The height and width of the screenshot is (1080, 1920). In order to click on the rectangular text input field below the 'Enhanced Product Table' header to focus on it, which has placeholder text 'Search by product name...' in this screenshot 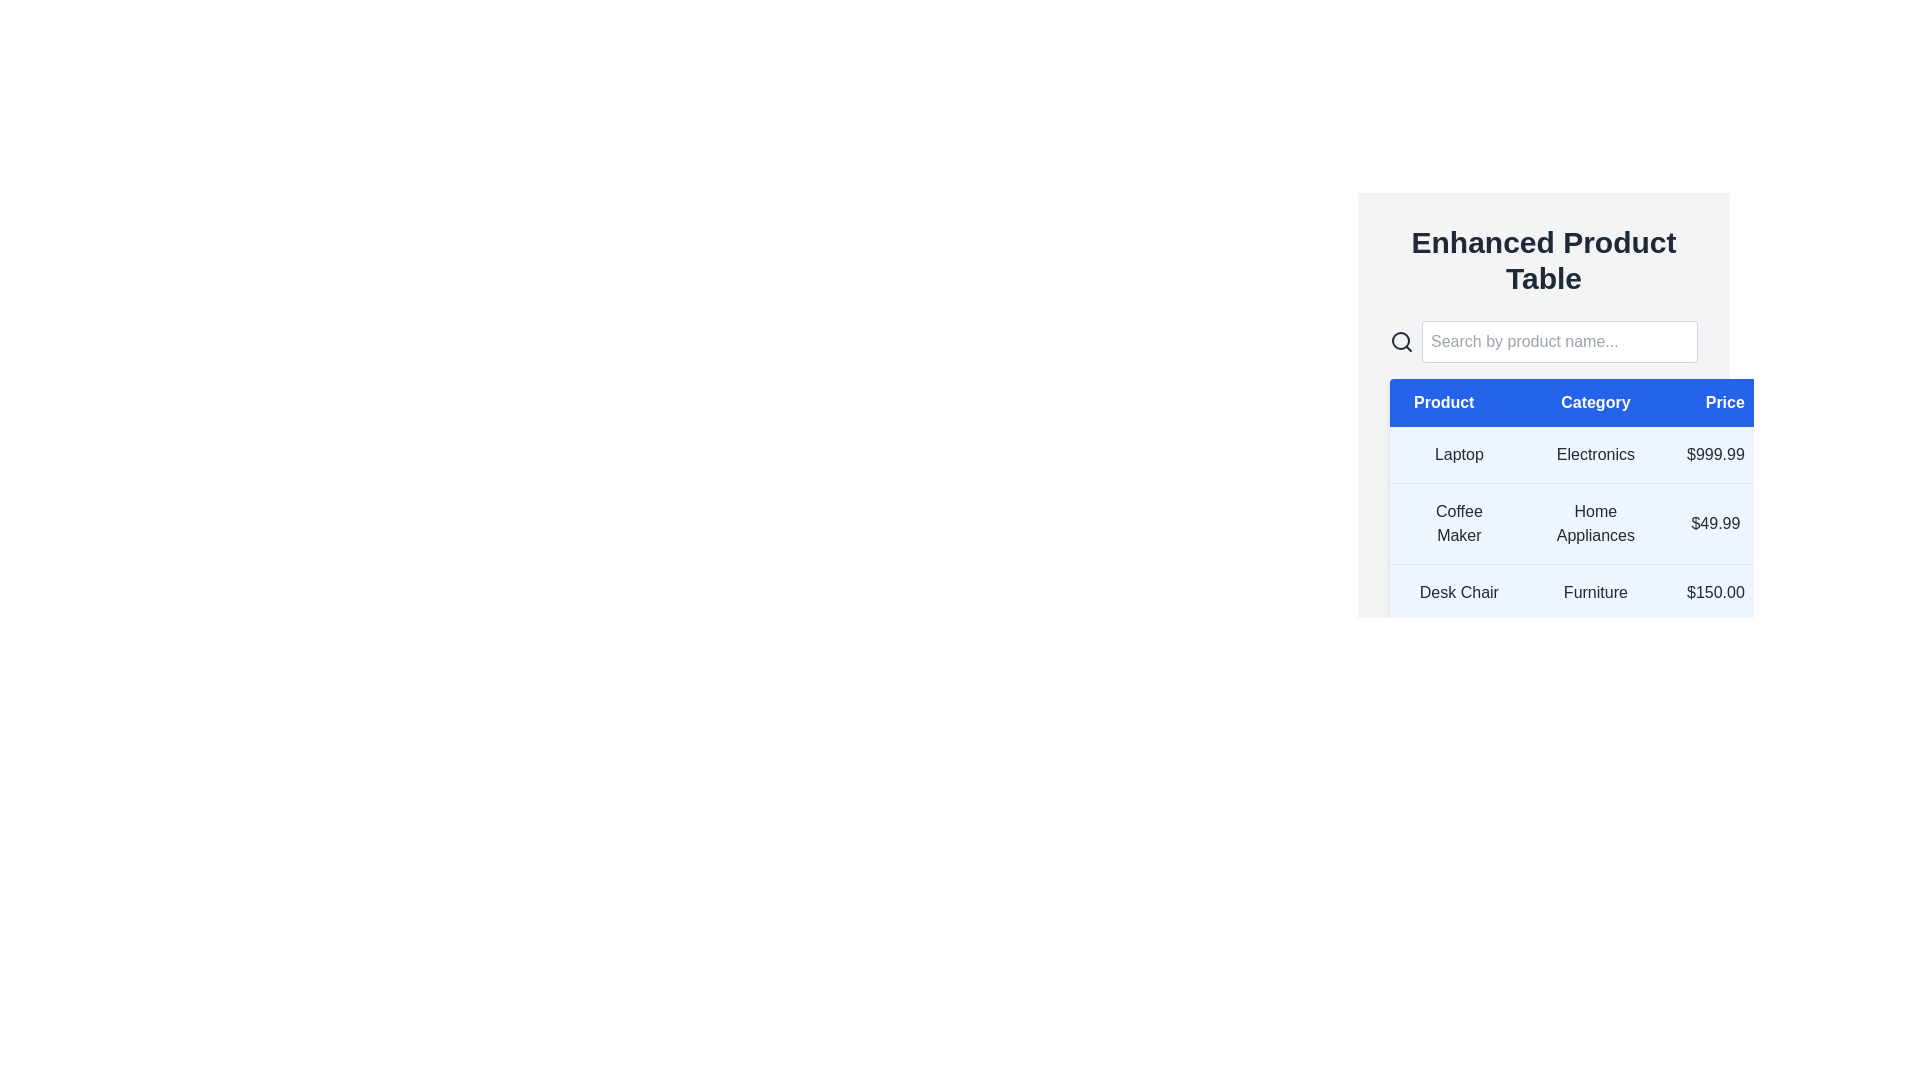, I will do `click(1559, 341)`.